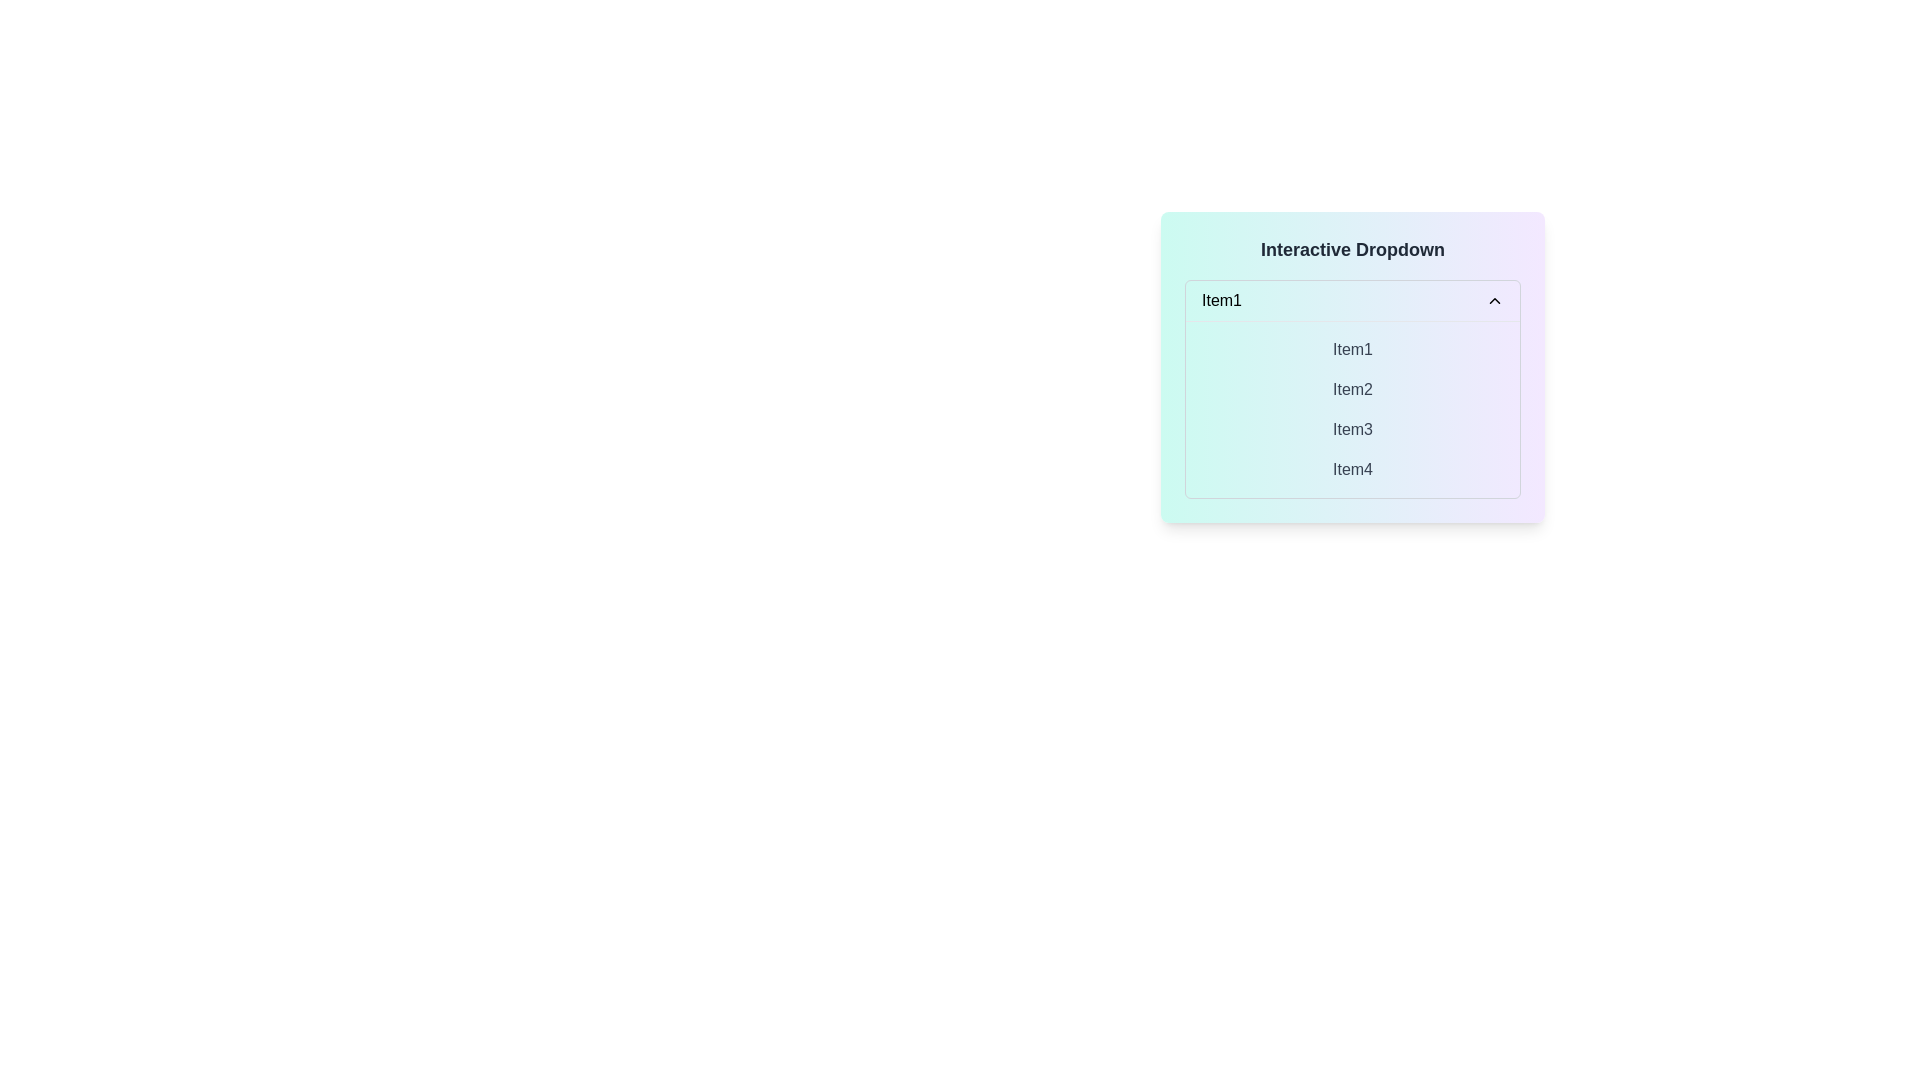  What do you see at coordinates (1353, 428) in the screenshot?
I see `the third item in the dropdown list, which is located between 'Item2' and 'Item4'` at bounding box center [1353, 428].